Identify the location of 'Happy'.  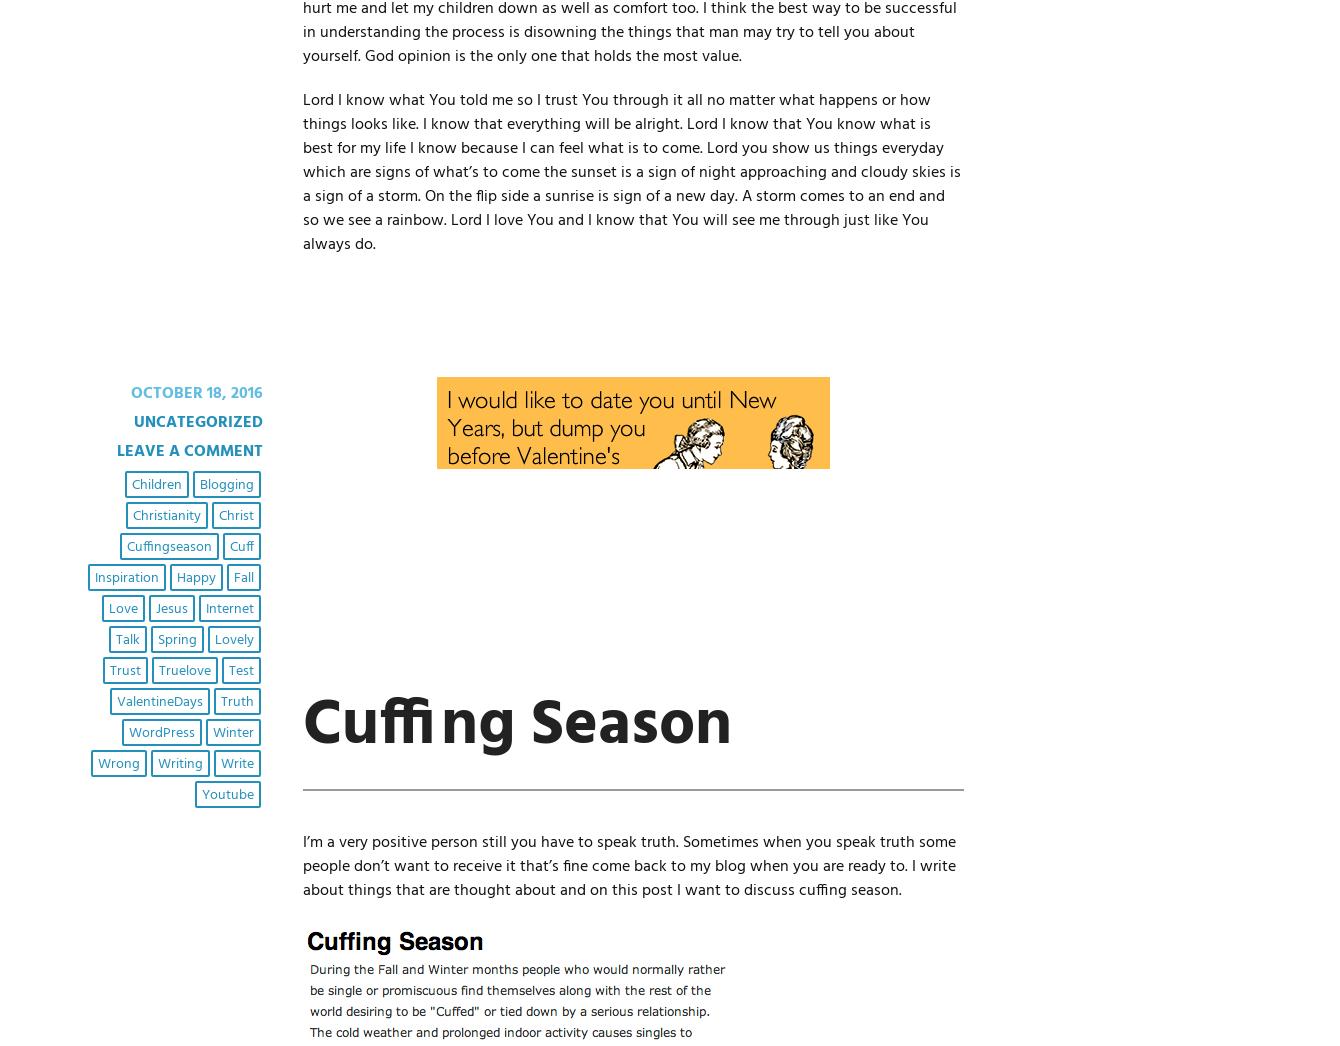
(174, 578).